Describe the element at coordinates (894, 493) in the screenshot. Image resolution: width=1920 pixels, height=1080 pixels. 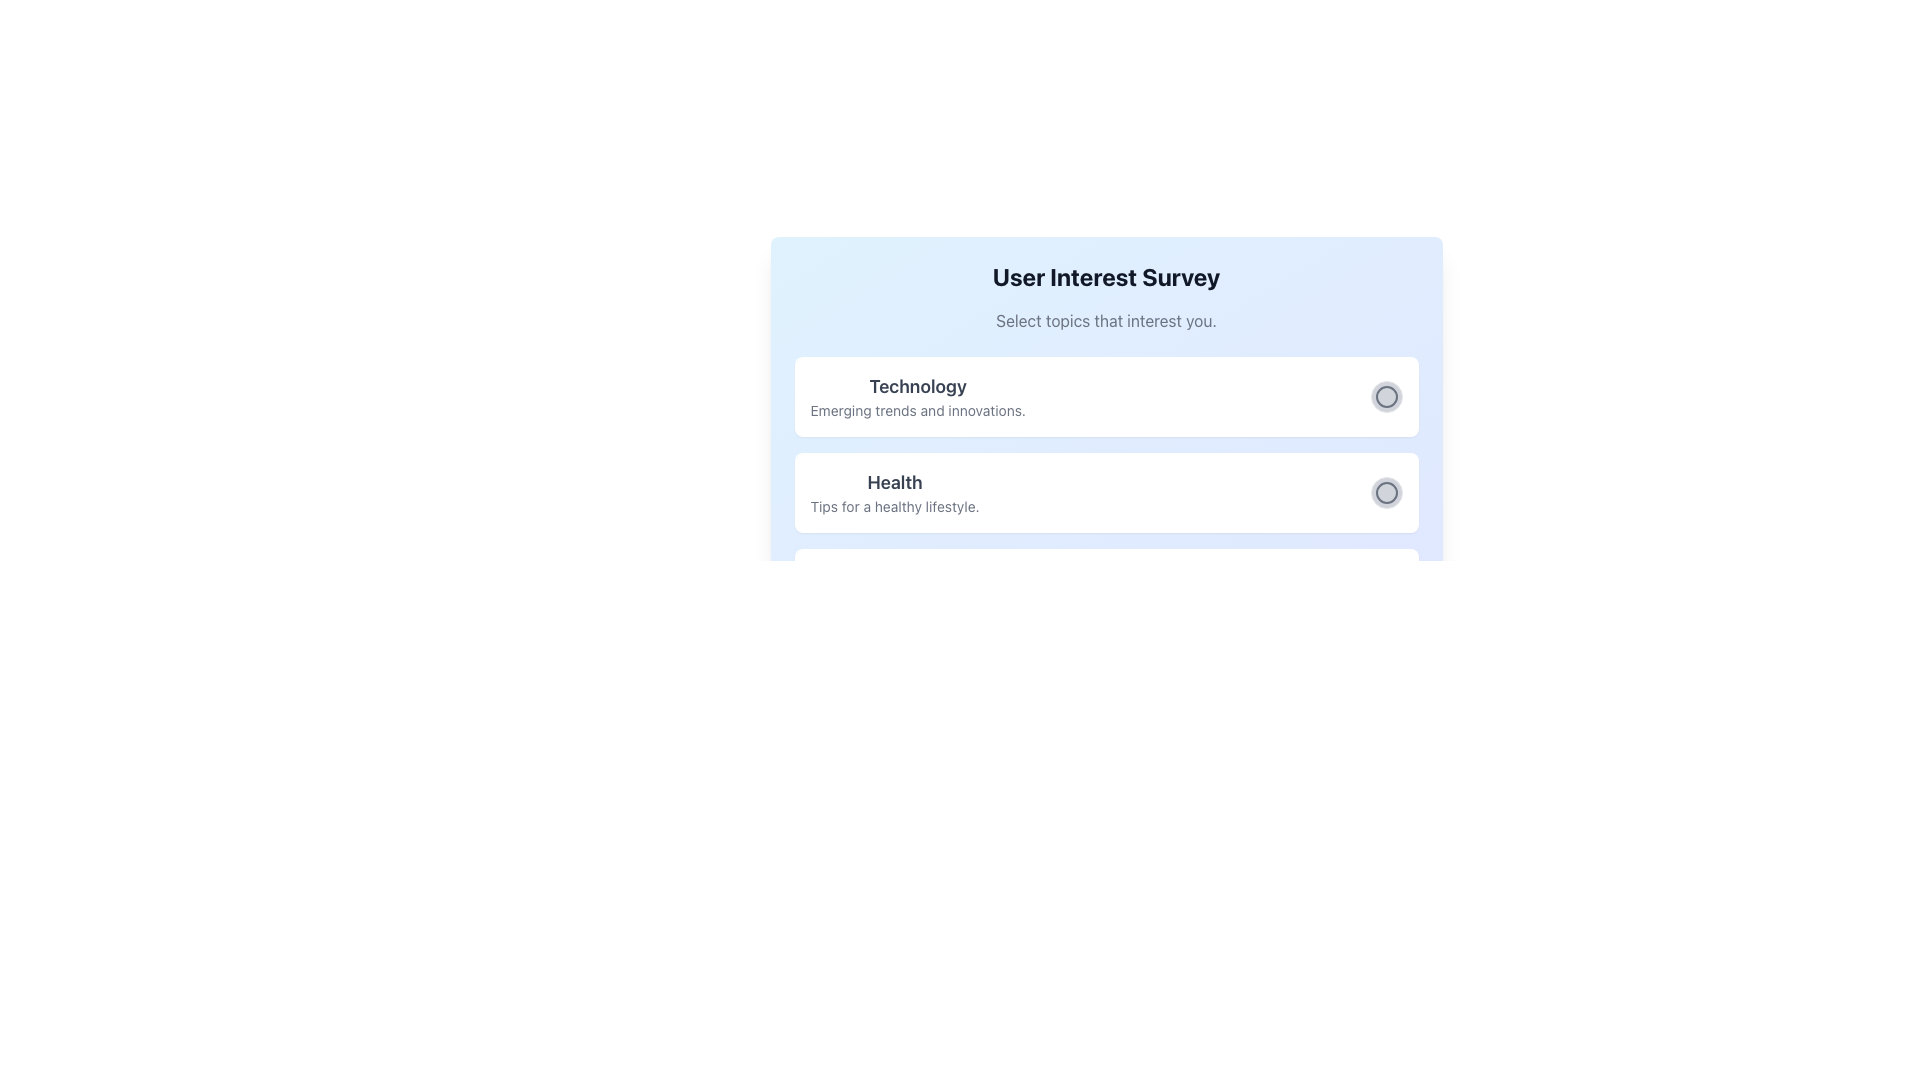
I see `the static text element that displays a topic title and description within the 'Health' card, which is located between the 'Technology' card and another section` at that location.